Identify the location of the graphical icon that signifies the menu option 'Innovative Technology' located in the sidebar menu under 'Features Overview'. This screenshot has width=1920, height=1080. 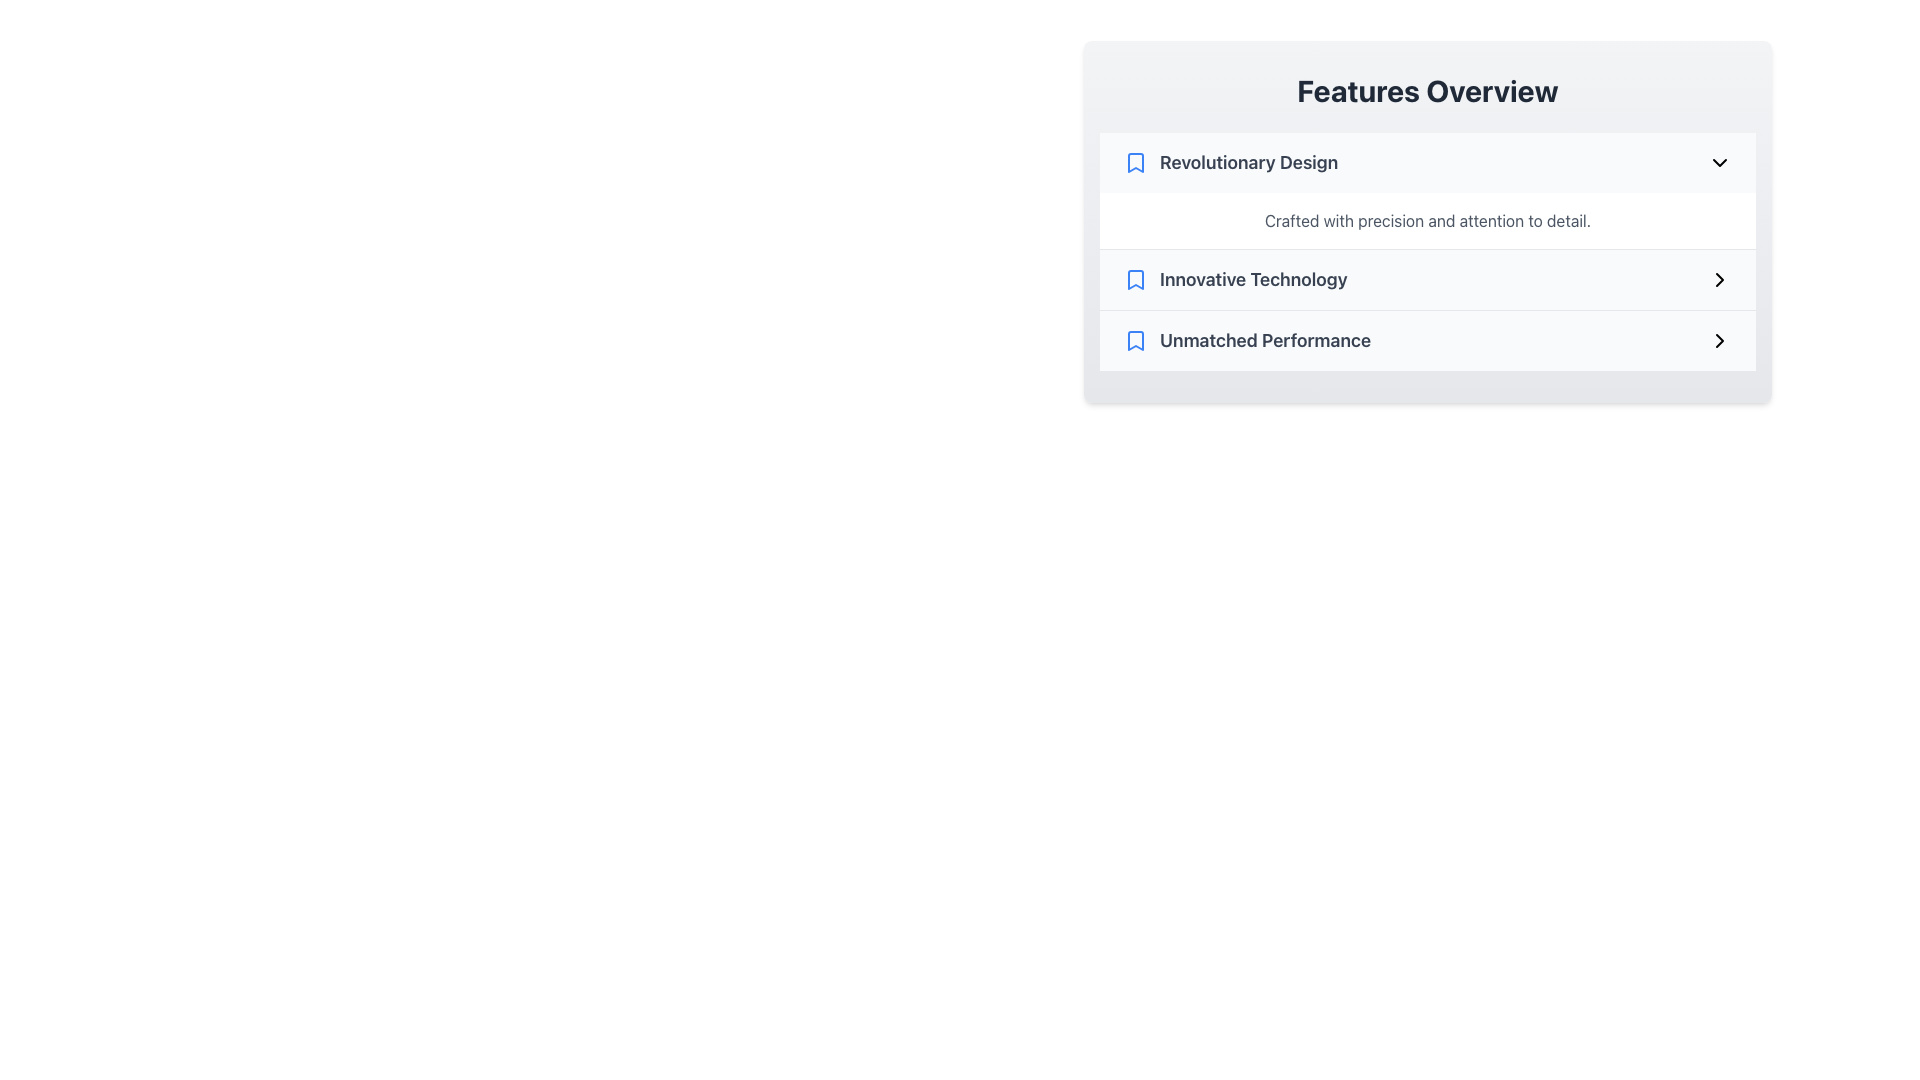
(1136, 280).